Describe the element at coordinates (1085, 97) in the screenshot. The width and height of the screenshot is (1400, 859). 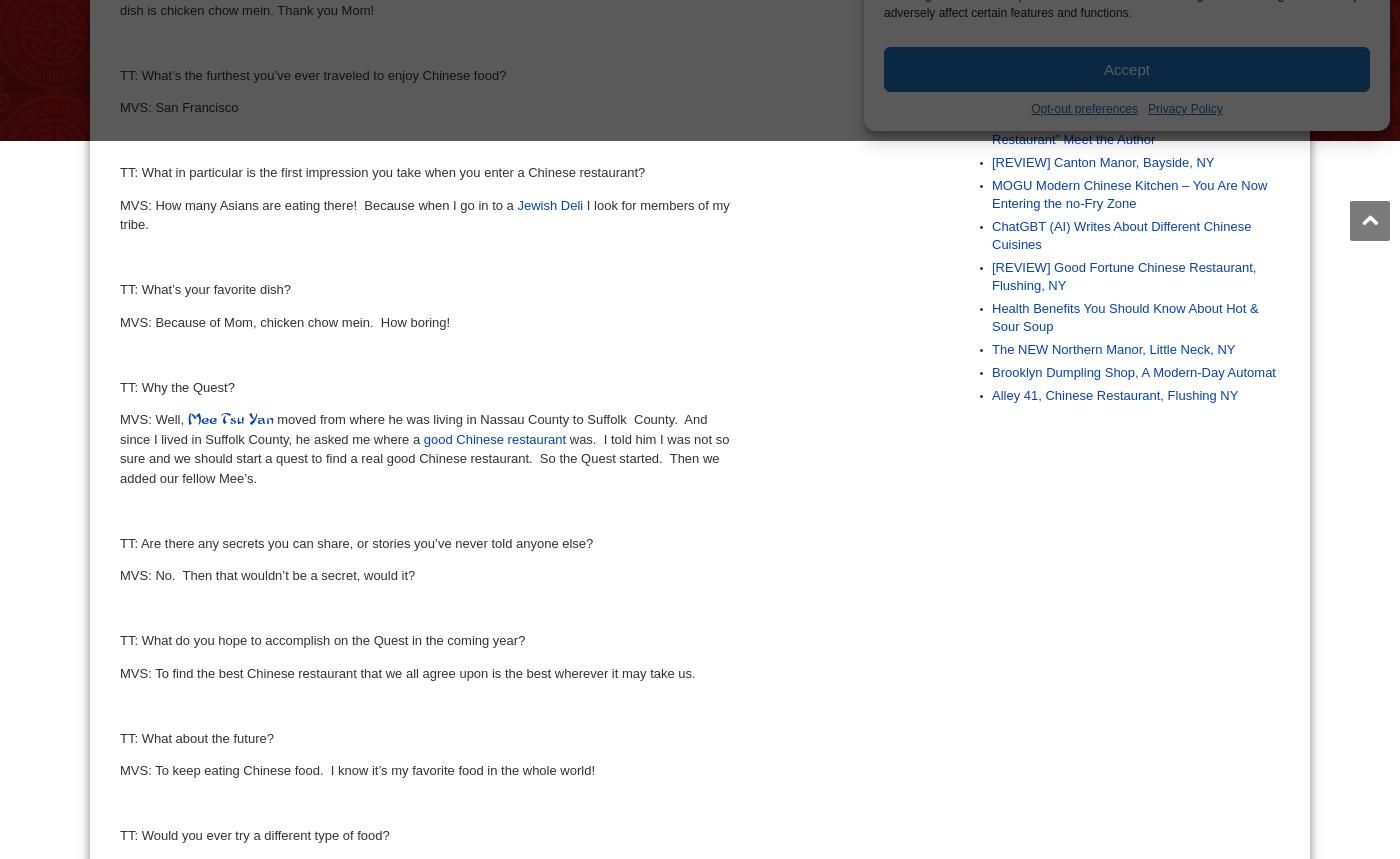
I see `'LOL BBQ & Bar, Great Neck, NY'` at that location.